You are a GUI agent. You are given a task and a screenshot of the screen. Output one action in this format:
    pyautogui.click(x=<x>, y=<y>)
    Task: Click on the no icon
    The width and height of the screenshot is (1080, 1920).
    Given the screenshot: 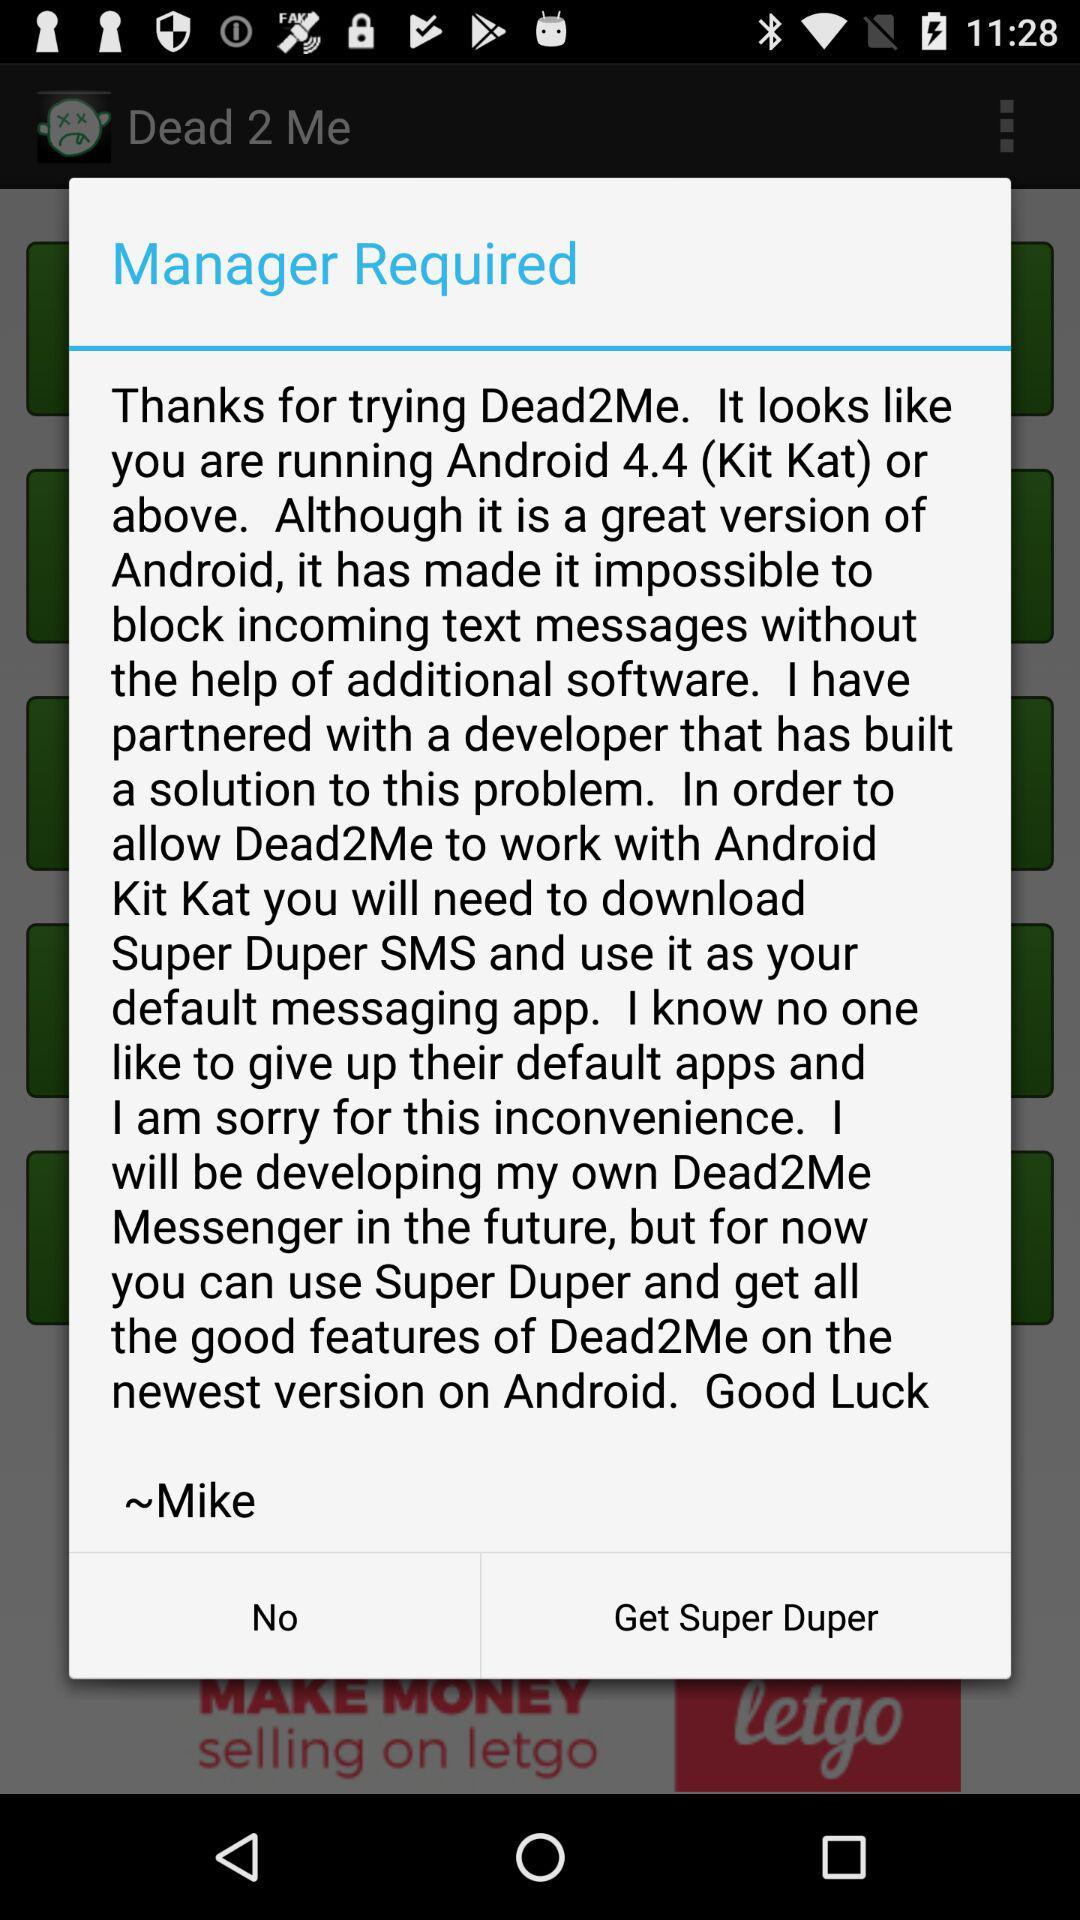 What is the action you would take?
    pyautogui.click(x=274, y=1616)
    